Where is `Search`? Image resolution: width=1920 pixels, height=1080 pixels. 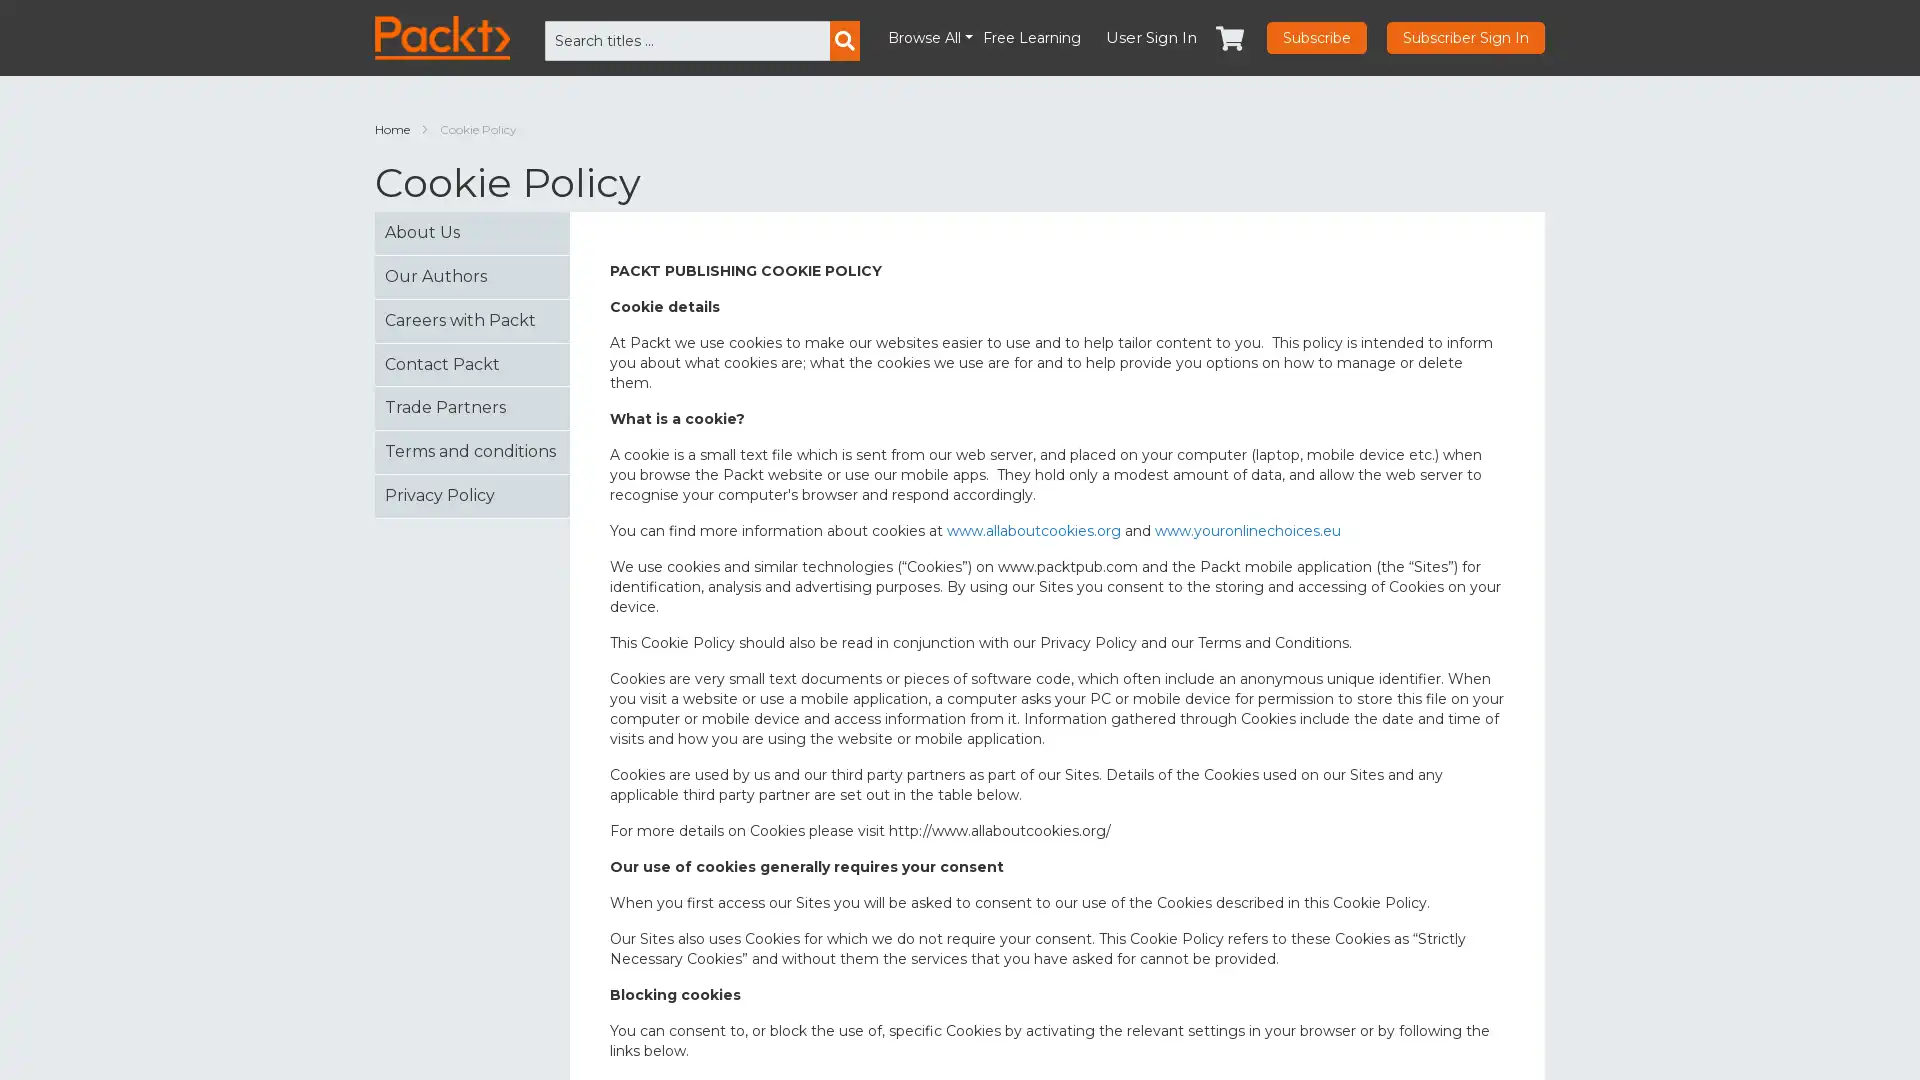 Search is located at coordinates (844, 41).